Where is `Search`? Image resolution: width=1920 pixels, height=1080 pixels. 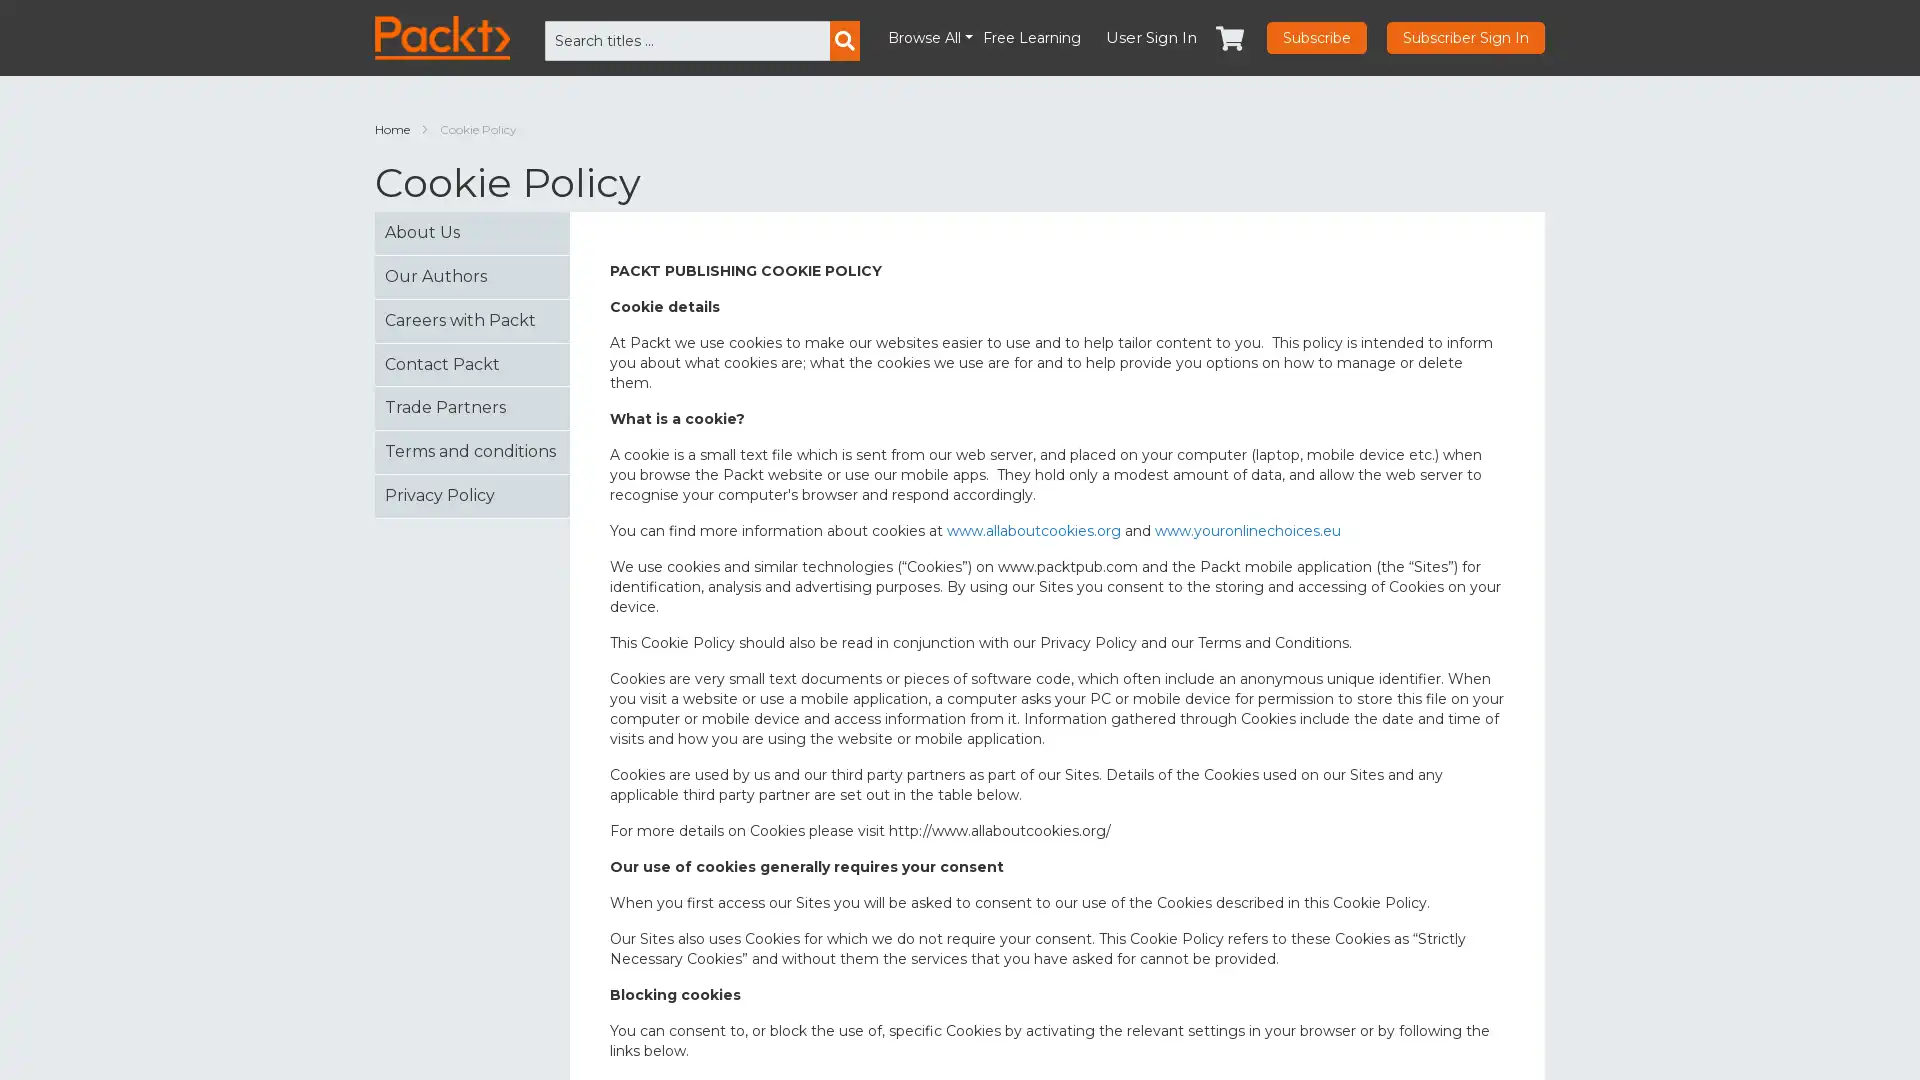 Search is located at coordinates (844, 41).